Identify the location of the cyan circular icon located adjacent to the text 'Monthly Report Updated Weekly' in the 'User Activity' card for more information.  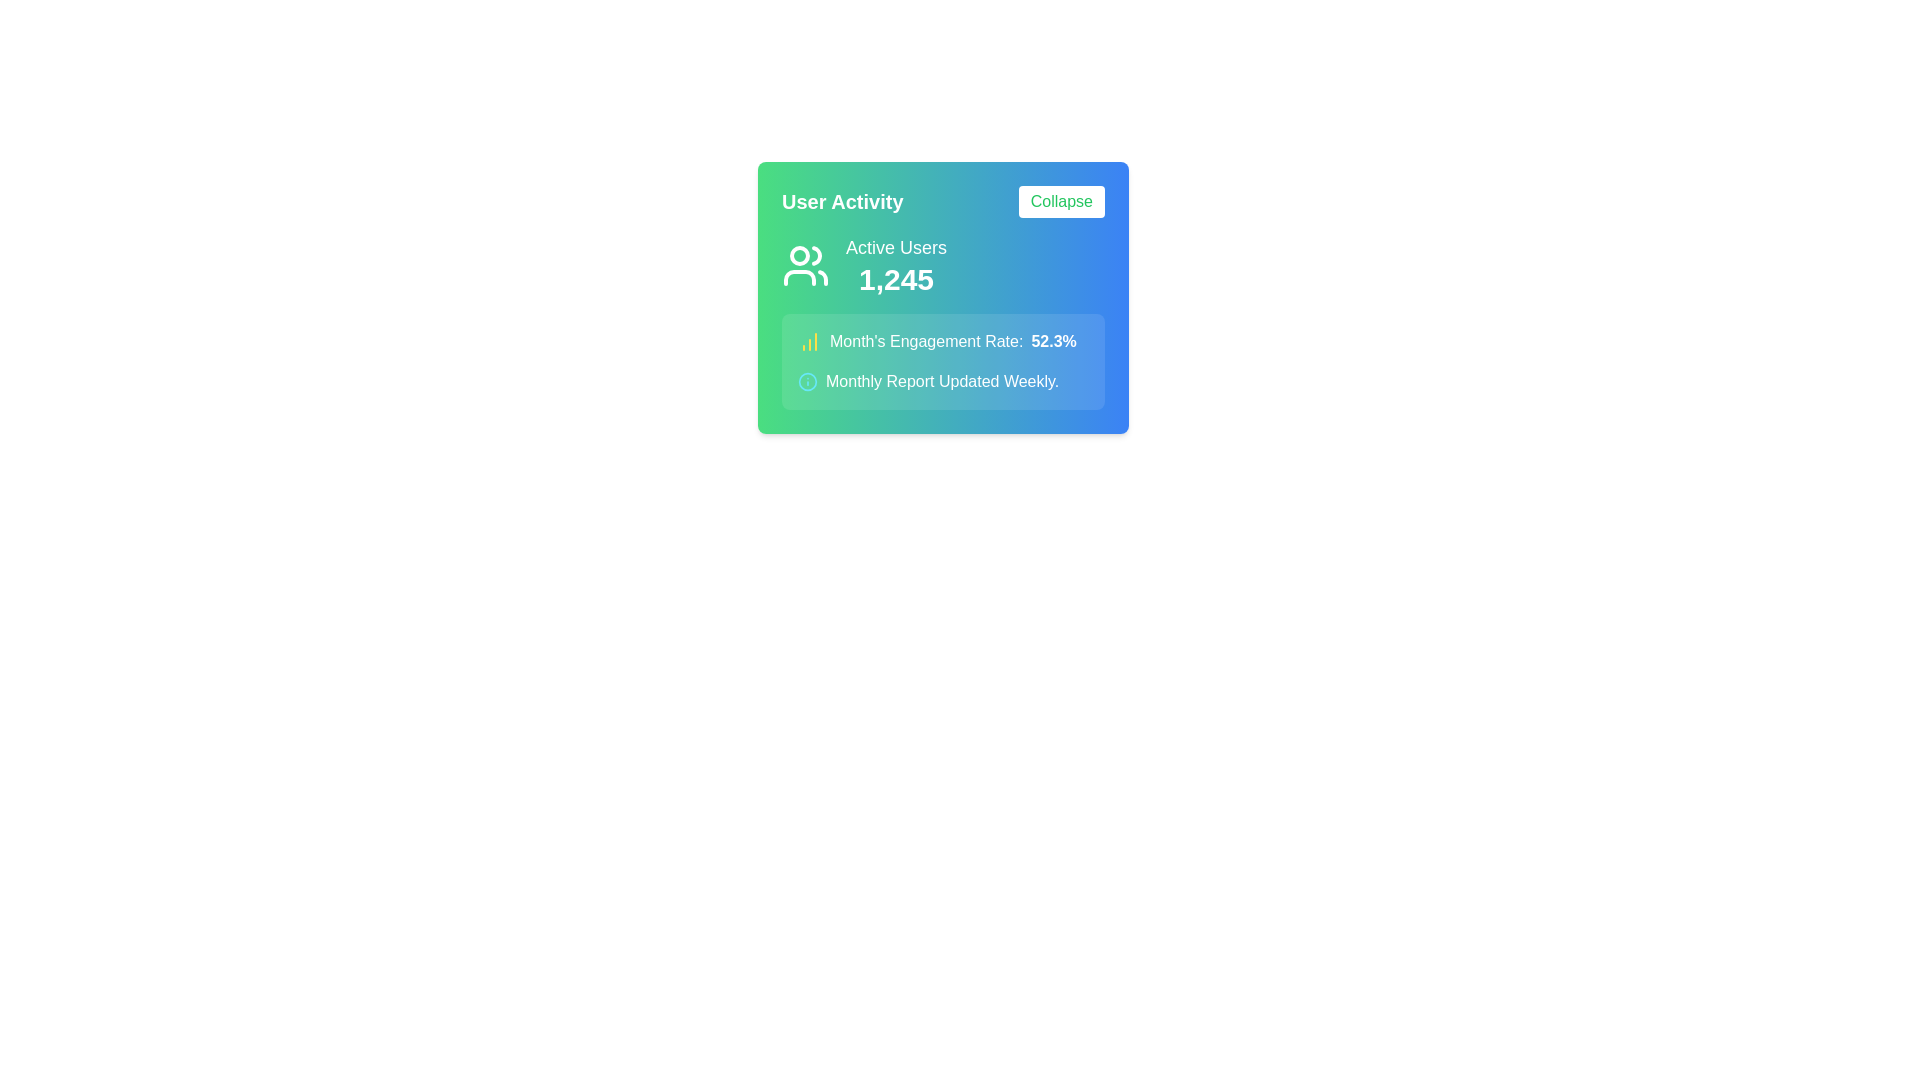
(807, 381).